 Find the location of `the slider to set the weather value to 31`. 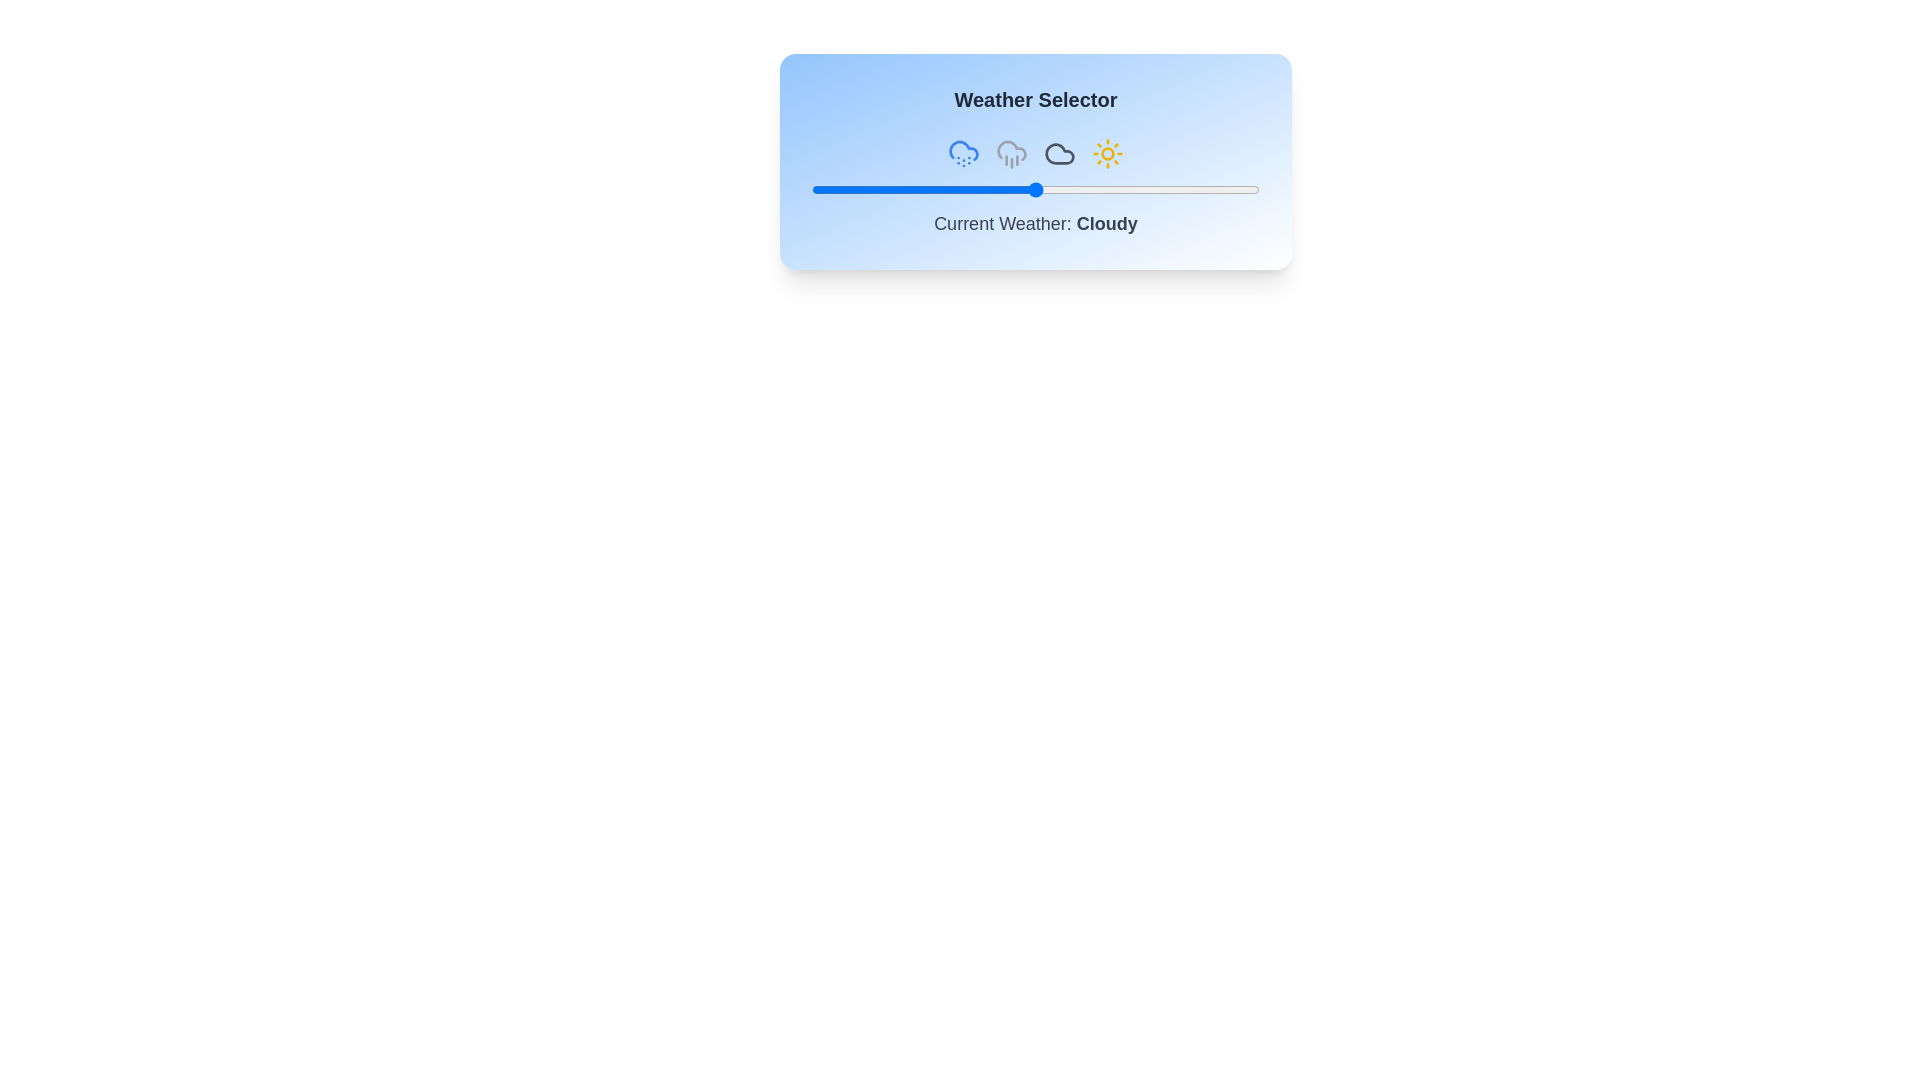

the slider to set the weather value to 31 is located at coordinates (949, 189).